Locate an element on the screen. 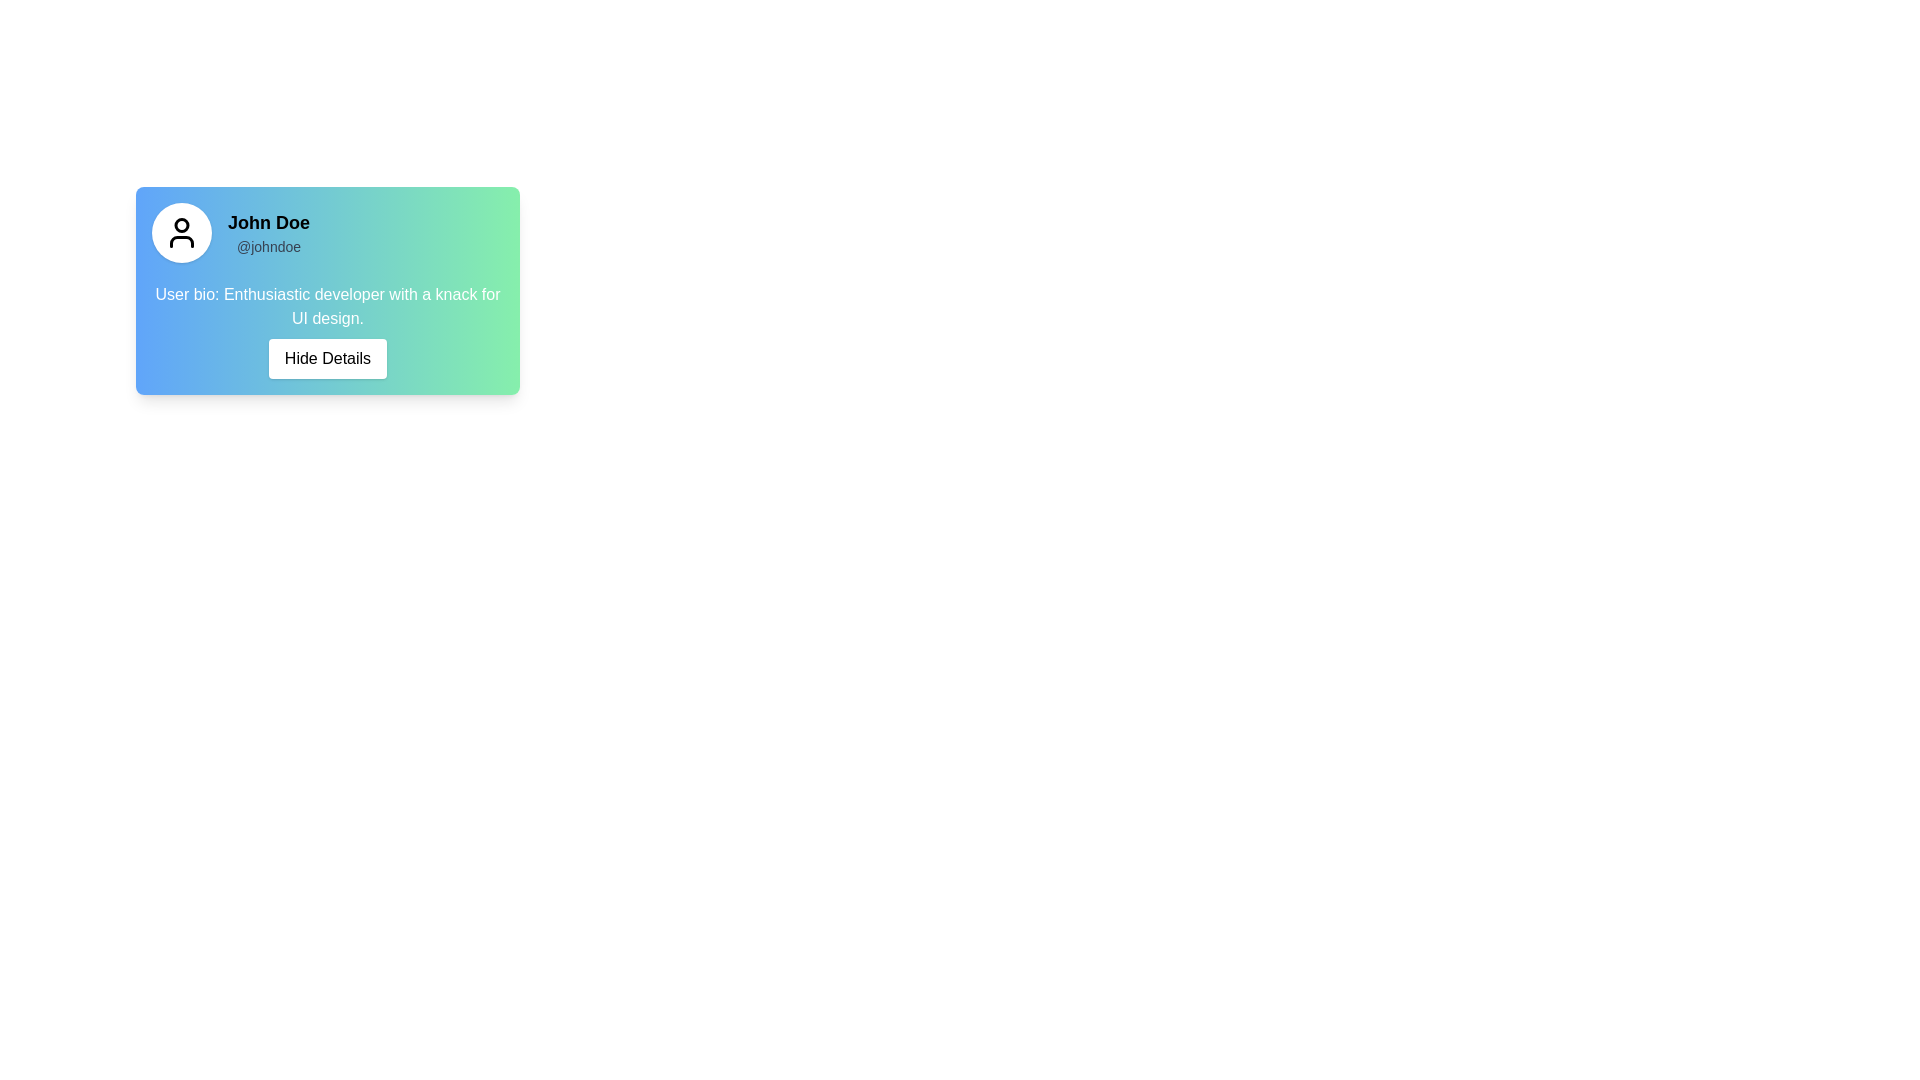  the circular SVG element that represents the user's avatar, located centrally within the profile card is located at coordinates (182, 224).